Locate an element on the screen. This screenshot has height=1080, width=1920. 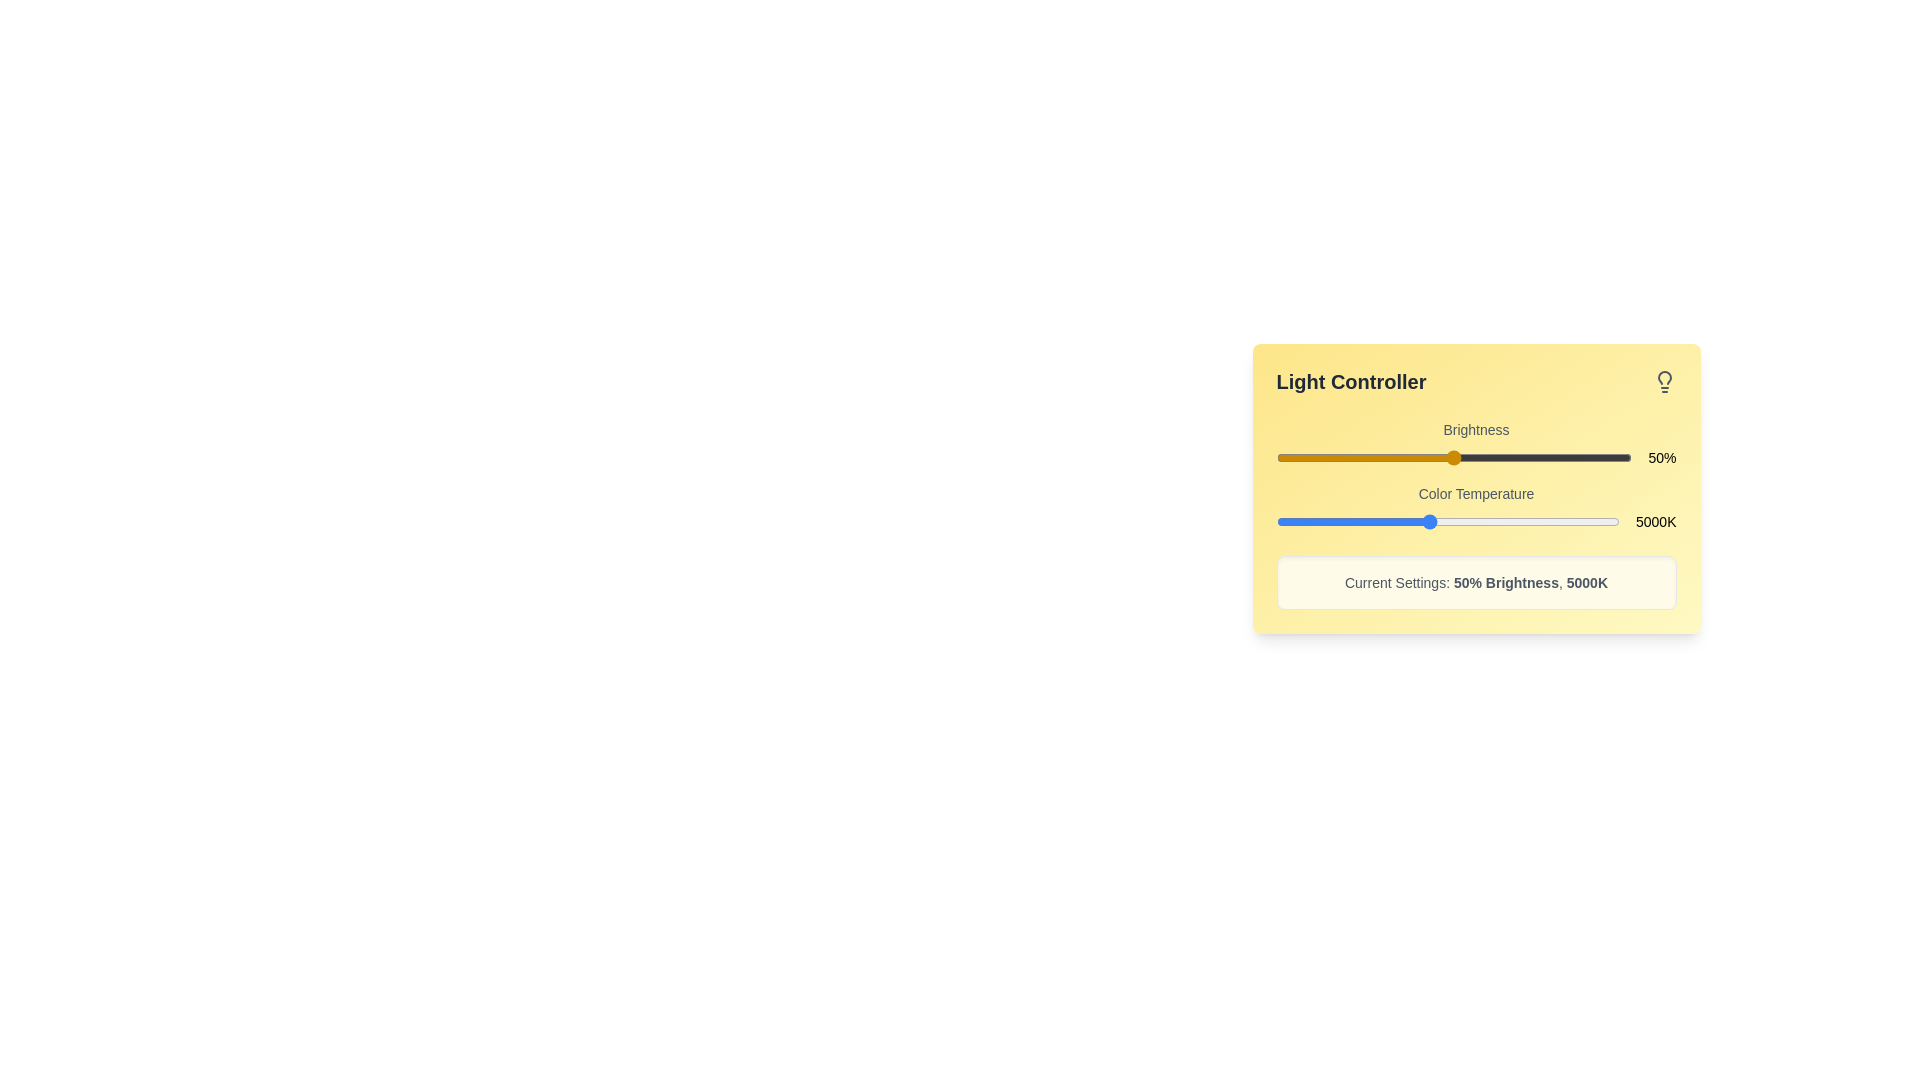
the color temperature slider to set the value to 7173 K is located at coordinates (1512, 520).